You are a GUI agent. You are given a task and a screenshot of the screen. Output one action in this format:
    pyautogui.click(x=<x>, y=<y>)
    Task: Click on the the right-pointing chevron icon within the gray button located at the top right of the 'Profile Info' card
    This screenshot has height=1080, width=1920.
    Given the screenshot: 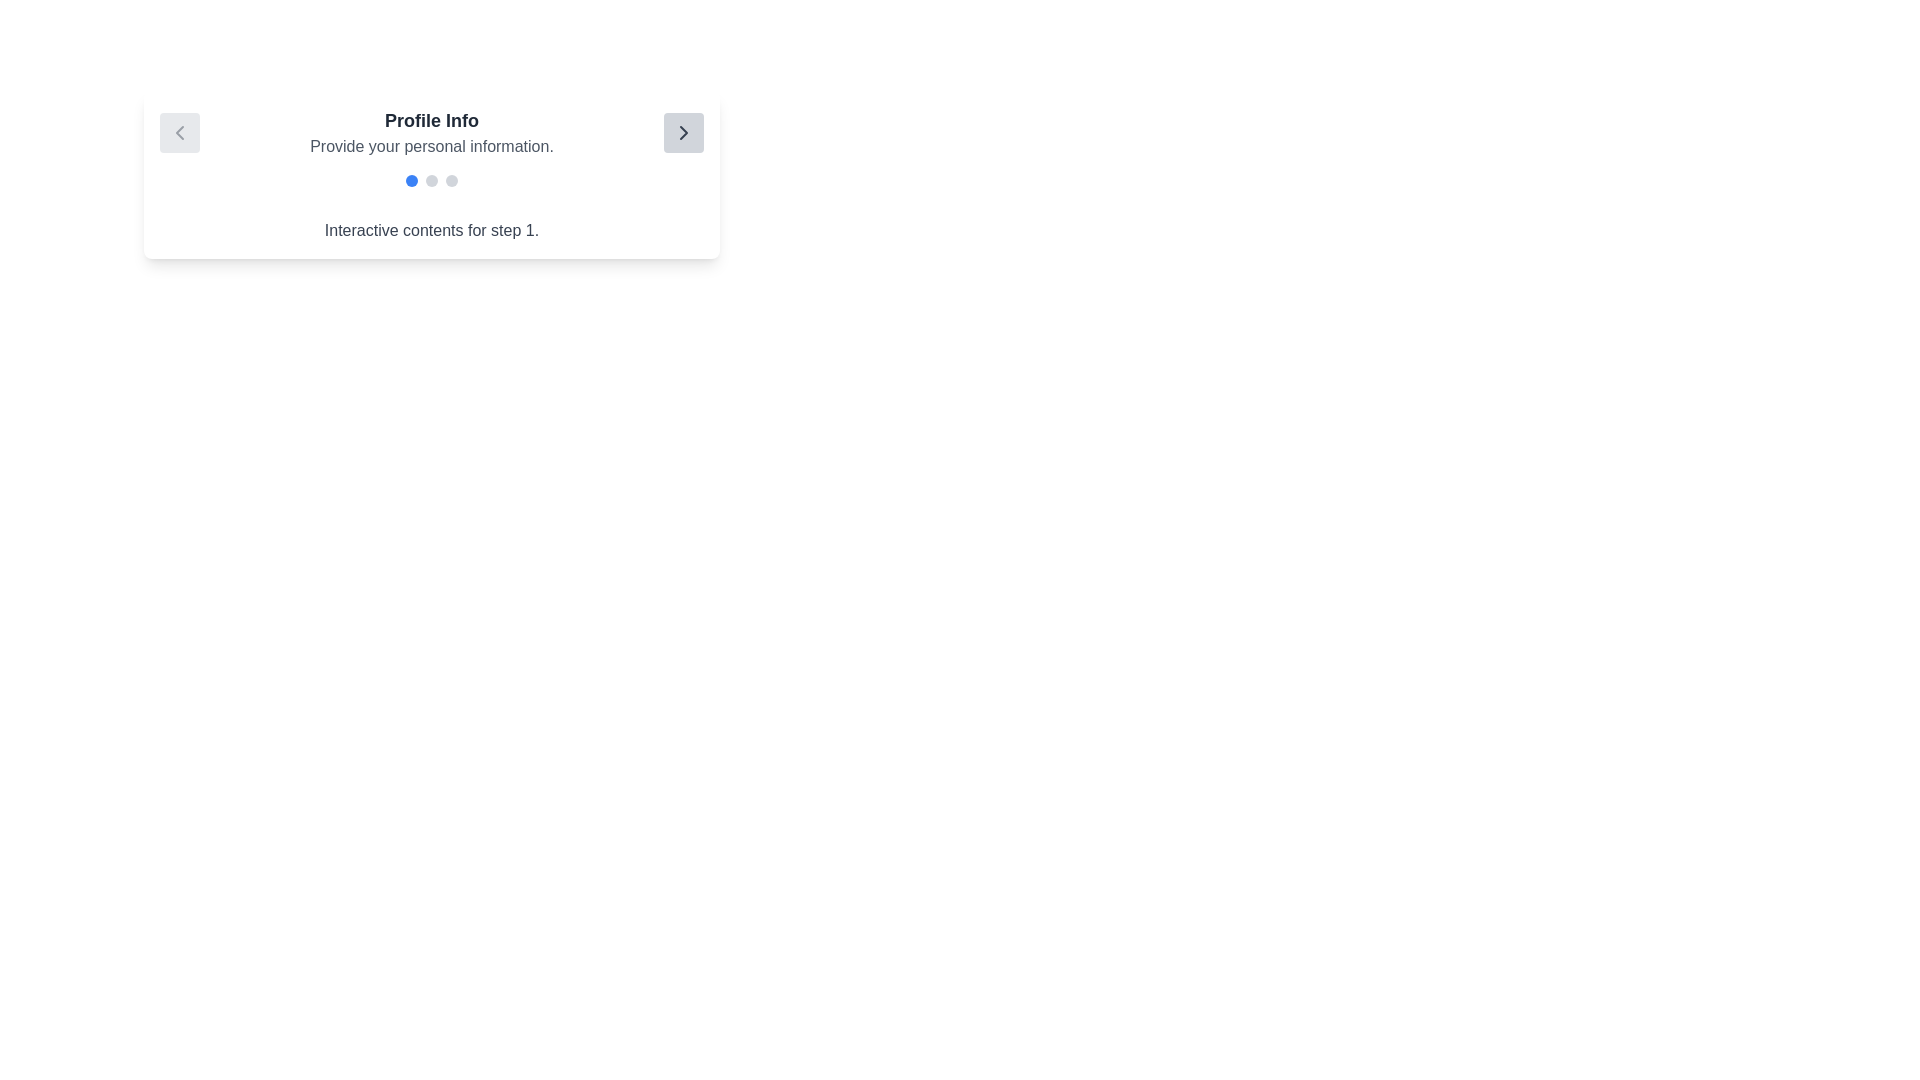 What is the action you would take?
    pyautogui.click(x=684, y=132)
    